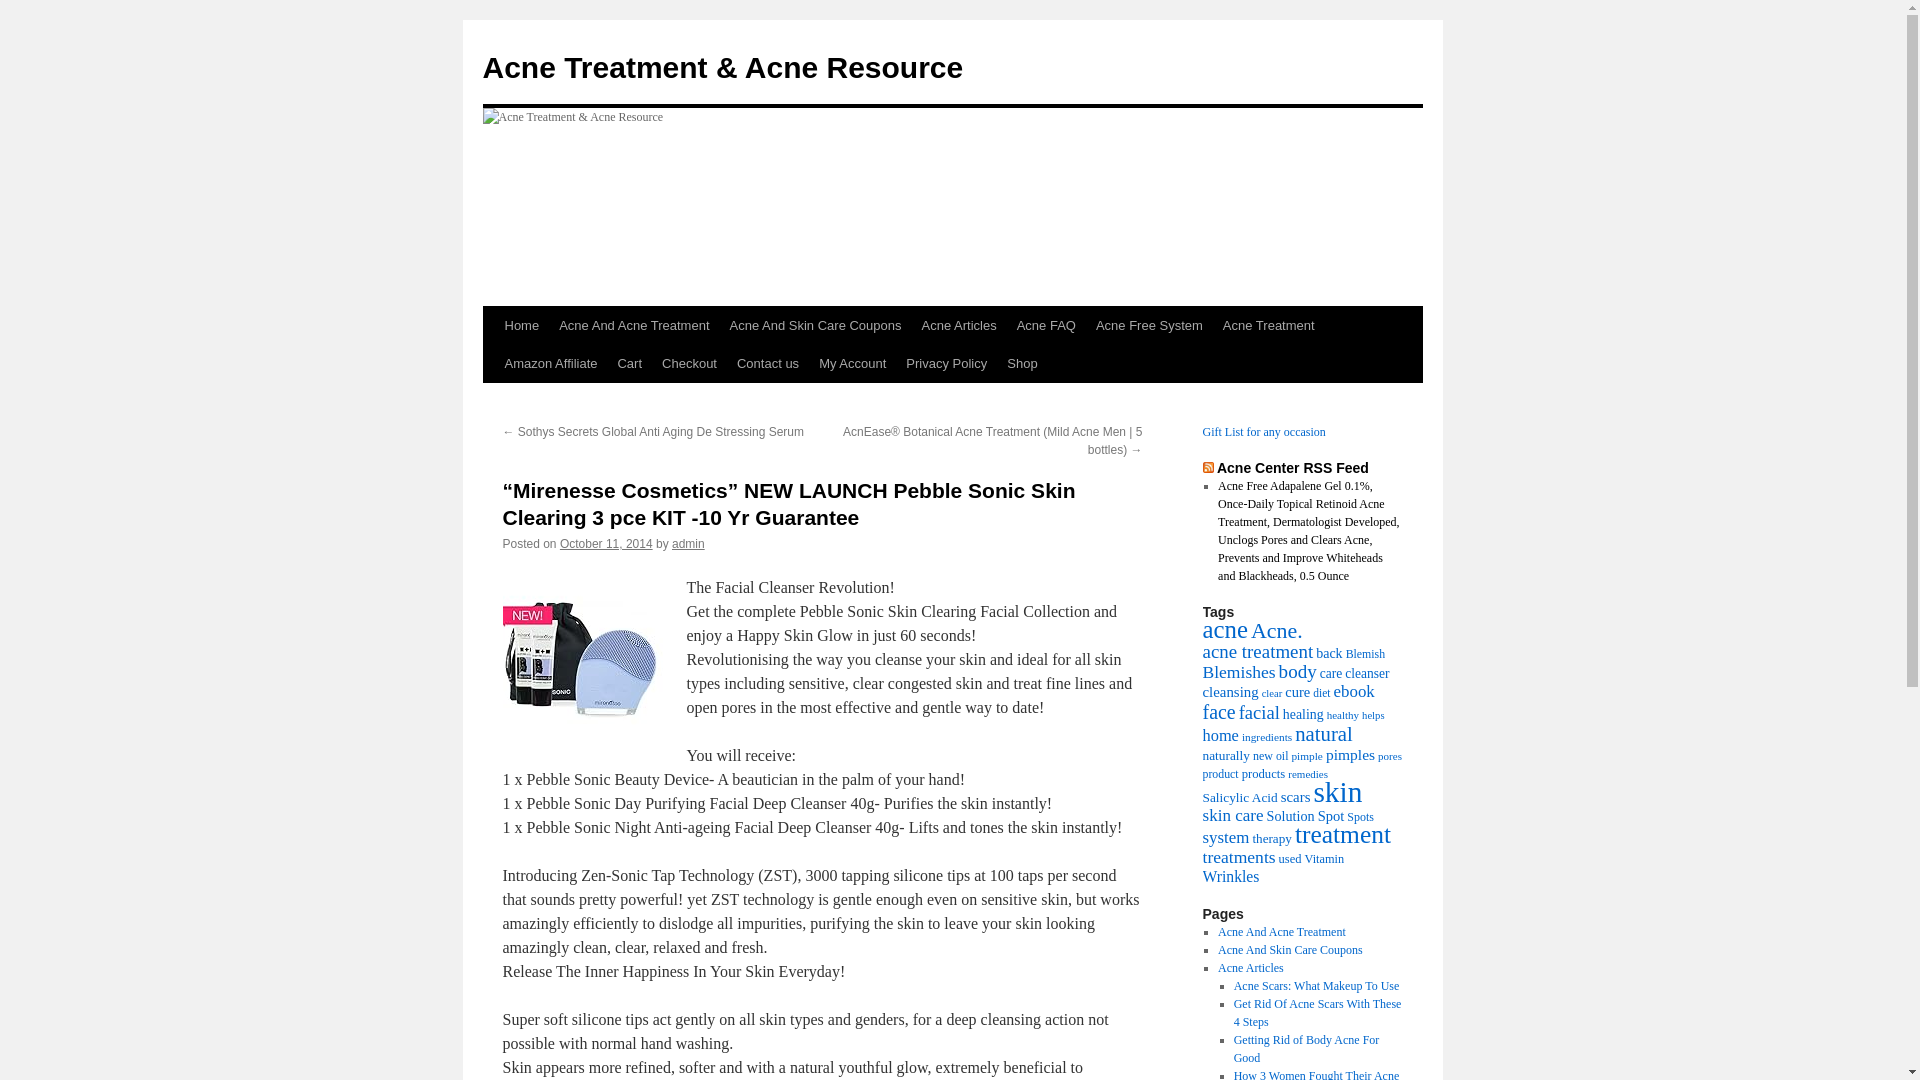 The height and width of the screenshot is (1080, 1920). Describe the element at coordinates (689, 363) in the screenshot. I see `'Checkout'` at that location.